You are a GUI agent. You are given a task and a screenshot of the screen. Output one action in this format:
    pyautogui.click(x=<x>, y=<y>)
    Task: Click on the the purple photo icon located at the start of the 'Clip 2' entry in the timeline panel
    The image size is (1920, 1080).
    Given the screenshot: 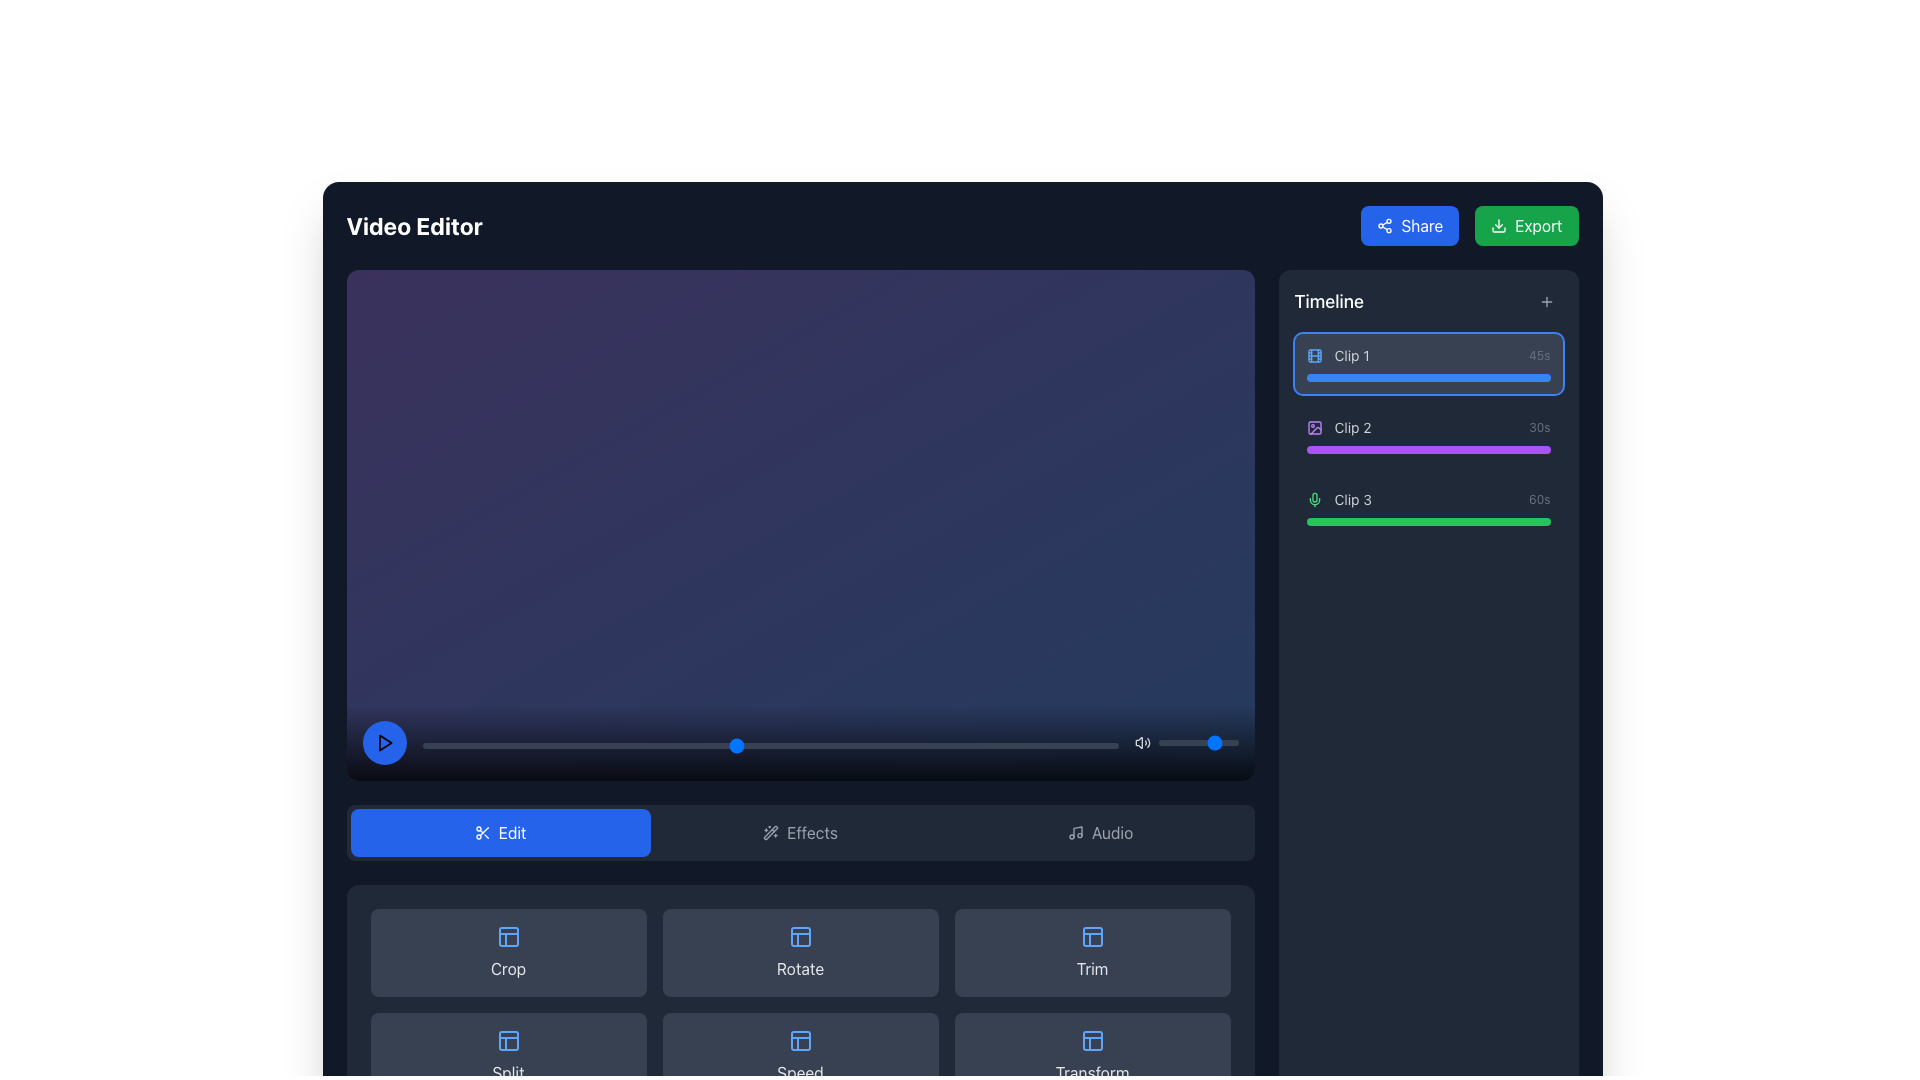 What is the action you would take?
    pyautogui.click(x=1314, y=427)
    